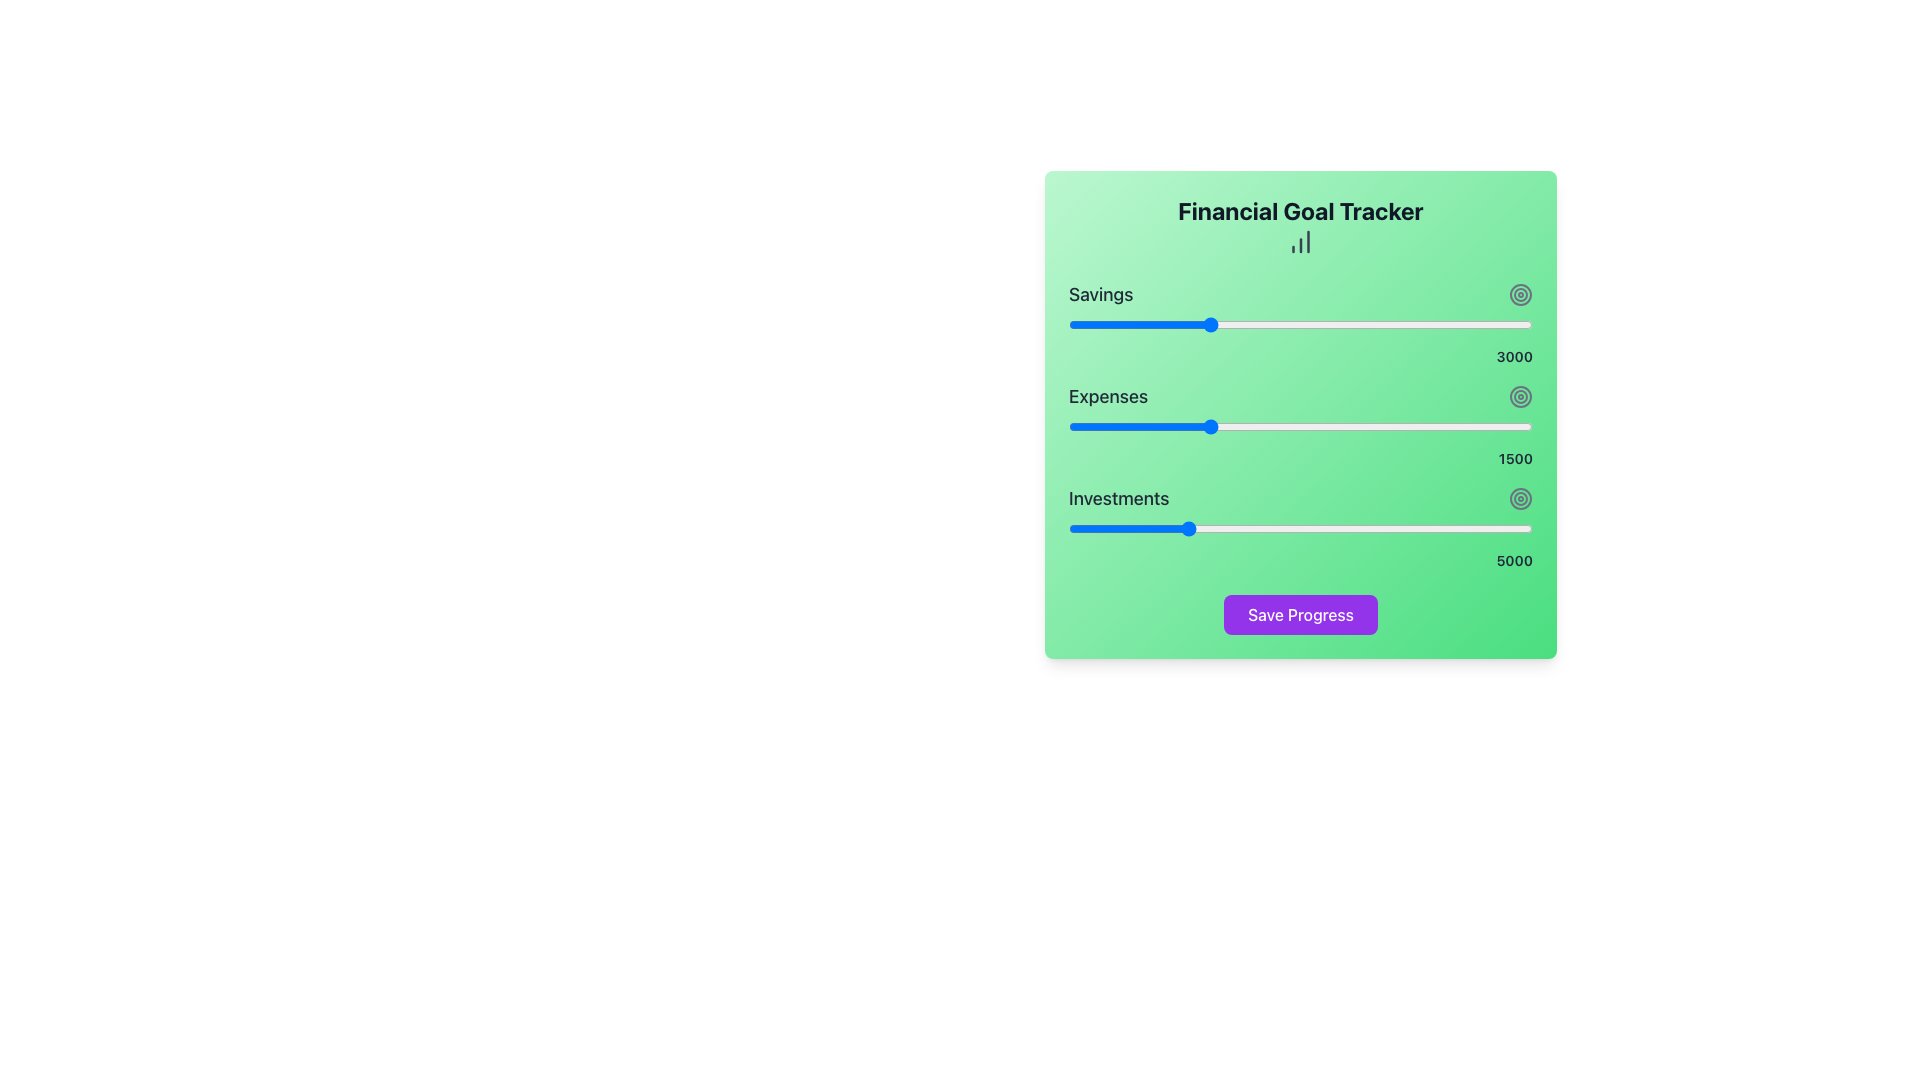  Describe the element at coordinates (1118, 323) in the screenshot. I see `the Savings slider` at that location.